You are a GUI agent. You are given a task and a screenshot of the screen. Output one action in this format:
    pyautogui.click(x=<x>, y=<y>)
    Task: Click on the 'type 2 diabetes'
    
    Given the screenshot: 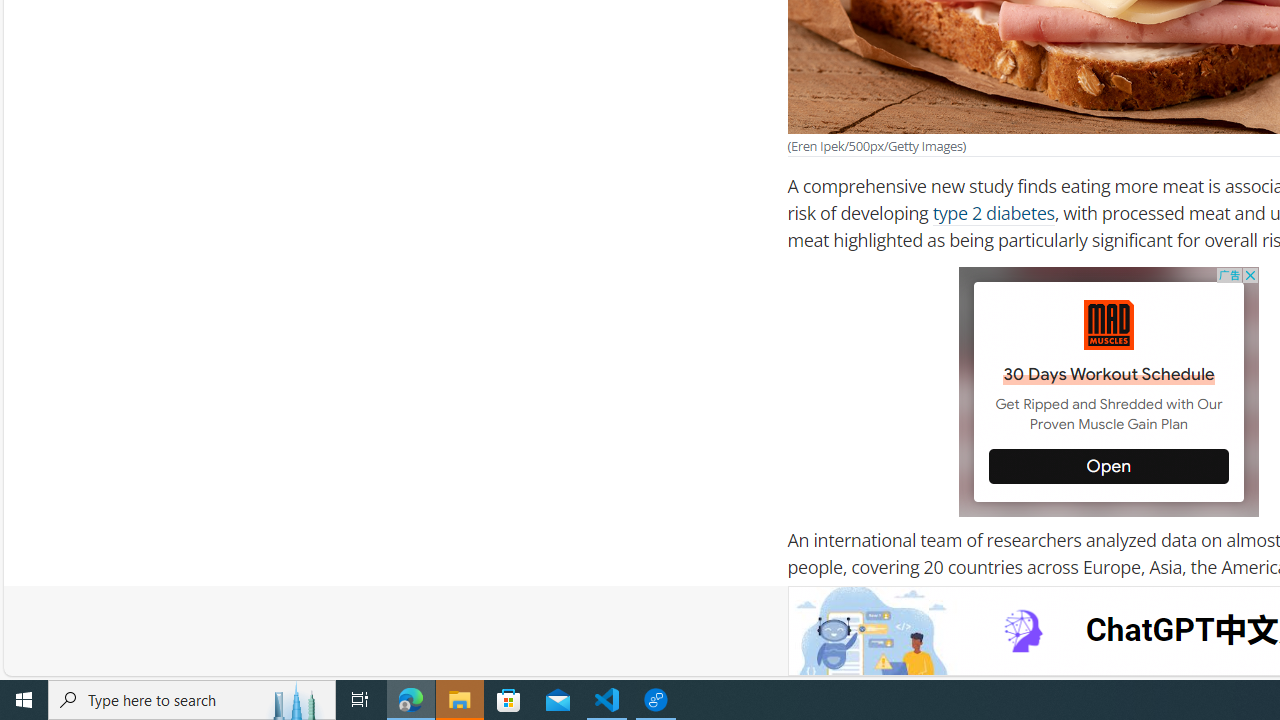 What is the action you would take?
    pyautogui.click(x=993, y=213)
    